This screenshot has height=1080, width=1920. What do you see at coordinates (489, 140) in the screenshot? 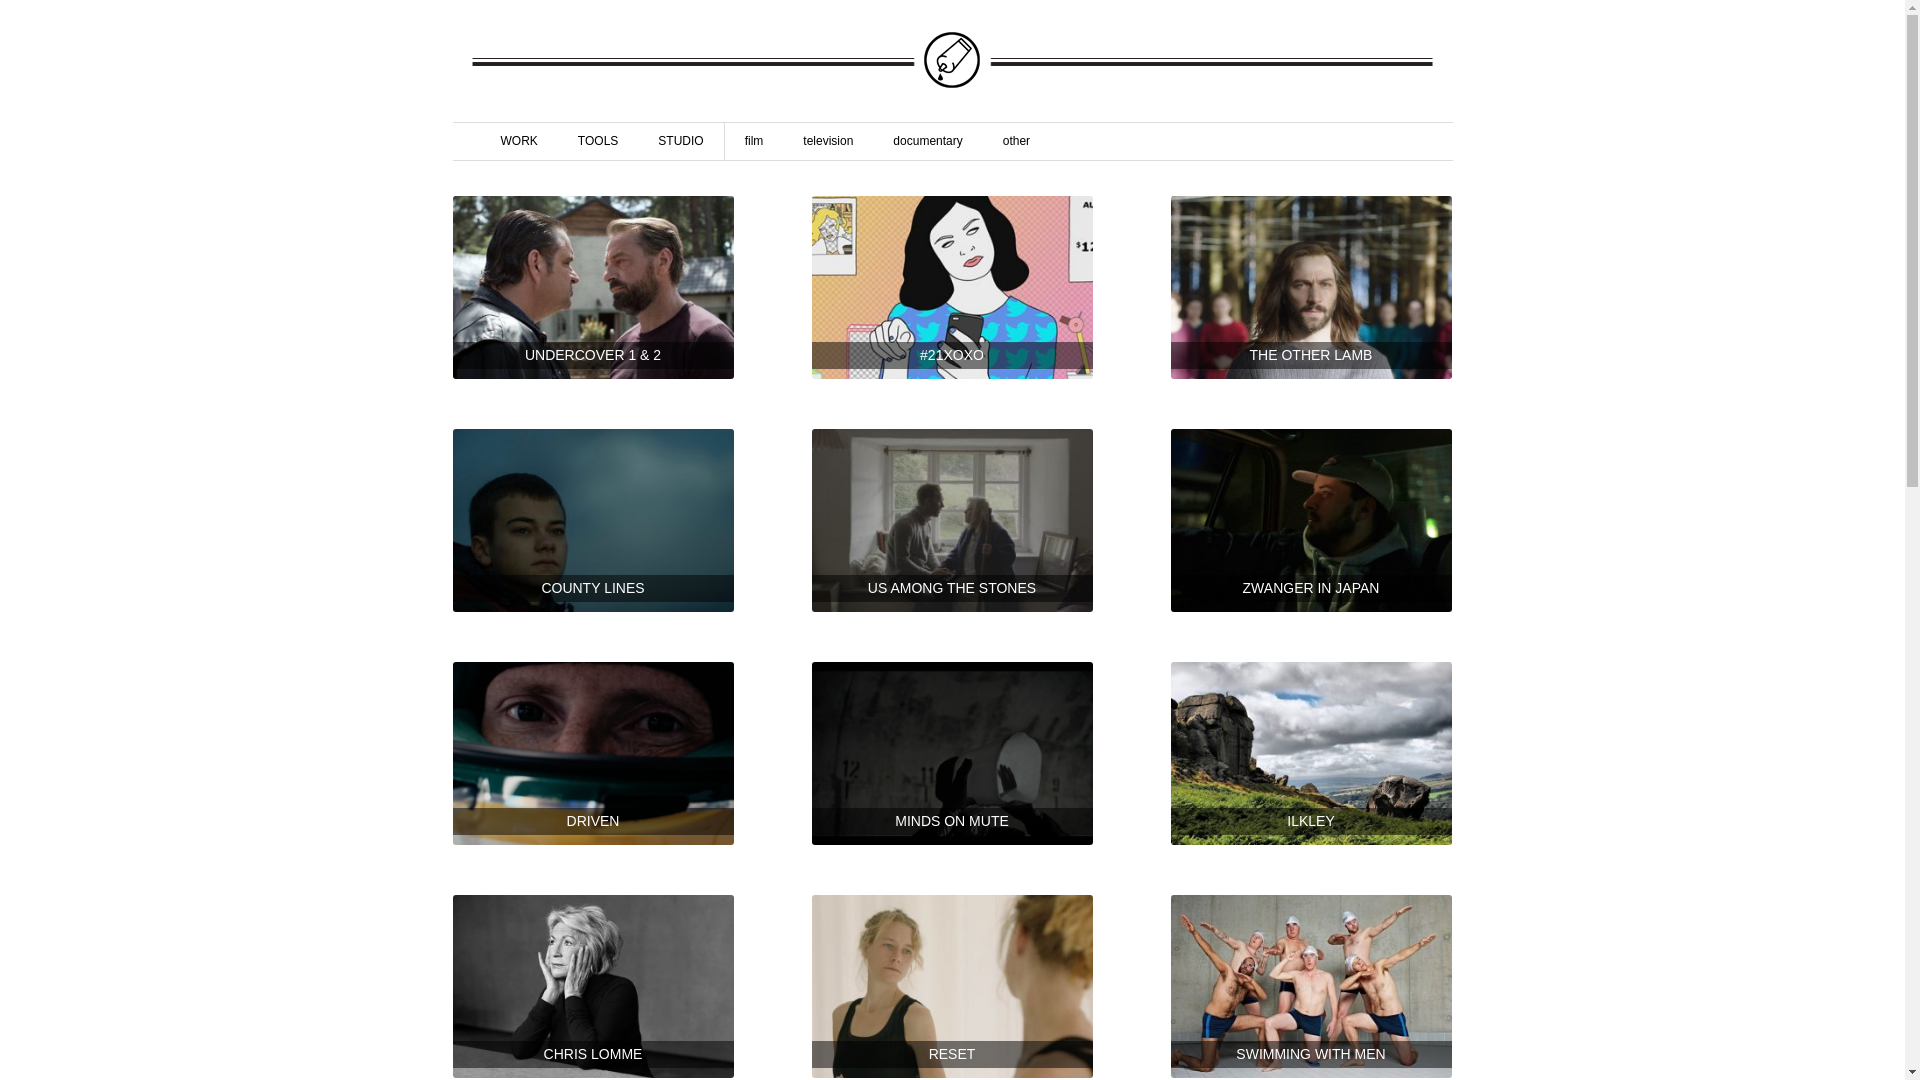
I see `'WORK'` at bounding box center [489, 140].